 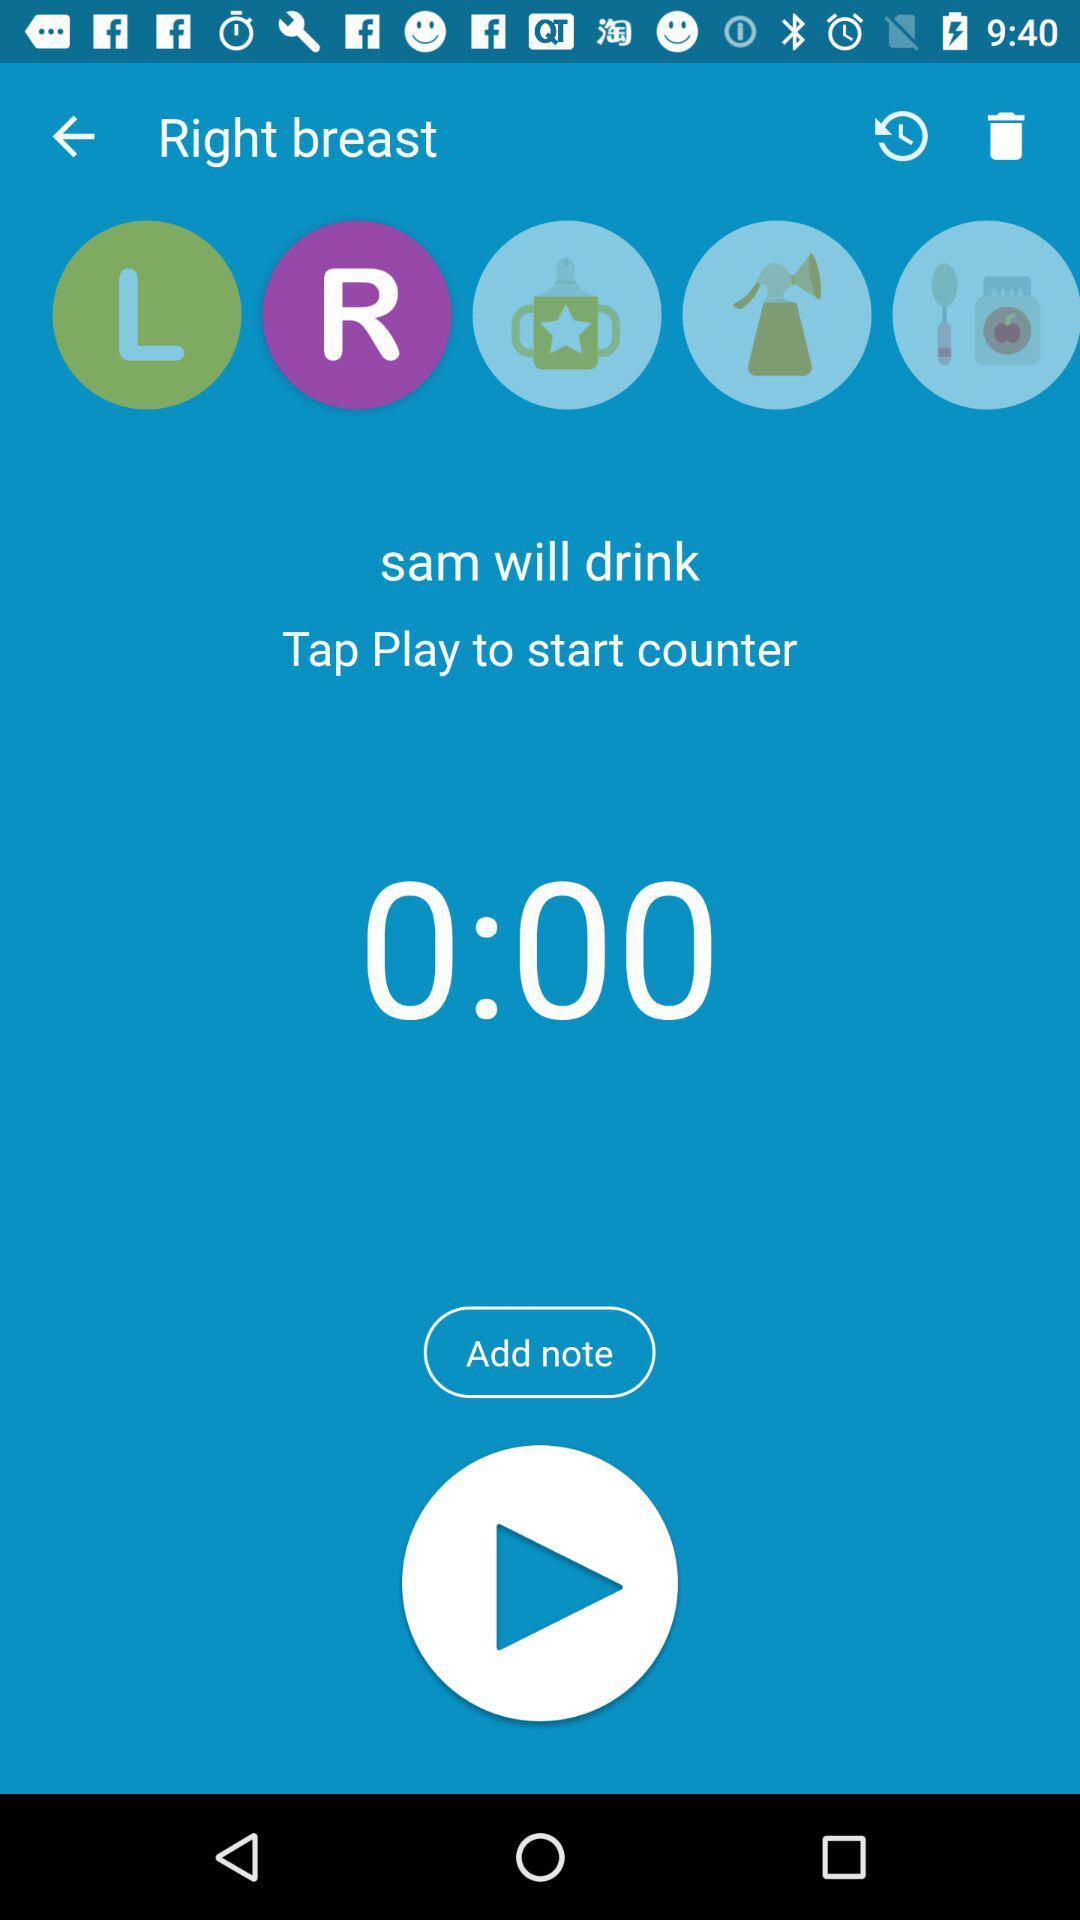 I want to click on it will used to play the video, so click(x=540, y=1584).